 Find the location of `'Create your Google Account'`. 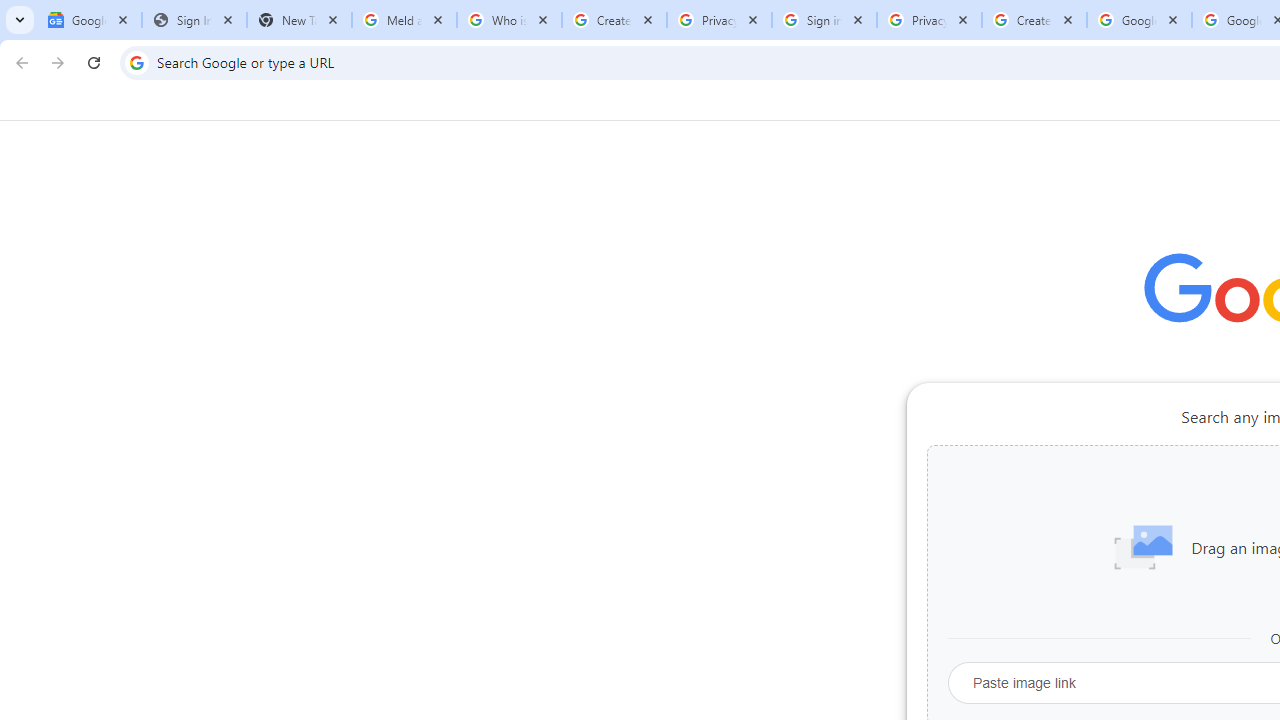

'Create your Google Account' is located at coordinates (1034, 20).